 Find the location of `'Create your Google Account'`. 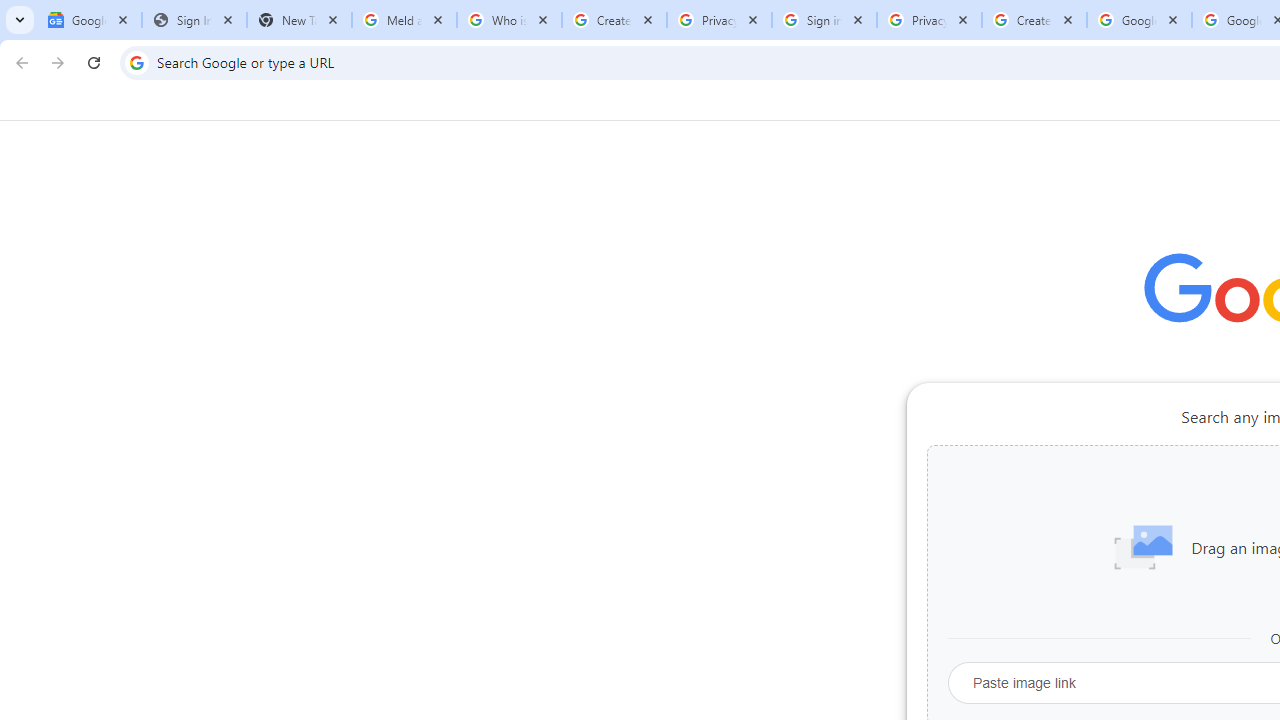

'Create your Google Account' is located at coordinates (1034, 20).